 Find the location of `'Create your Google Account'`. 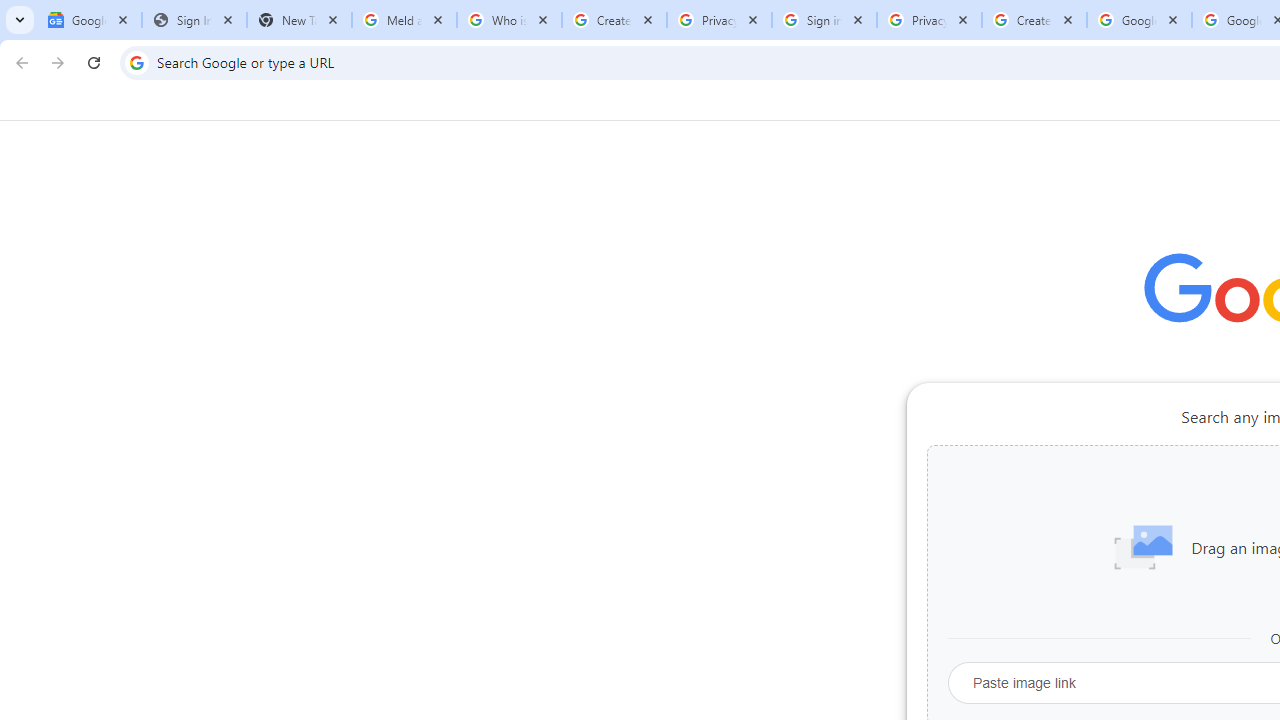

'Create your Google Account' is located at coordinates (1034, 20).